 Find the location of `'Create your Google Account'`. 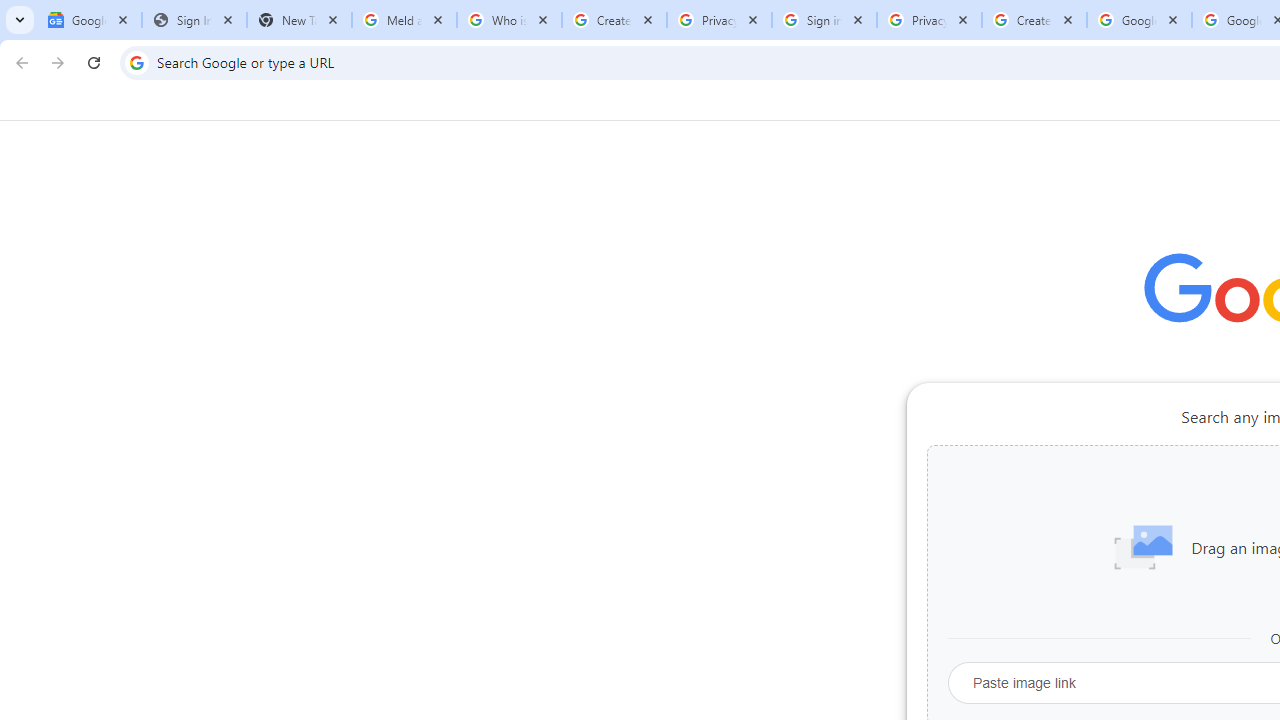

'Create your Google Account' is located at coordinates (1034, 20).